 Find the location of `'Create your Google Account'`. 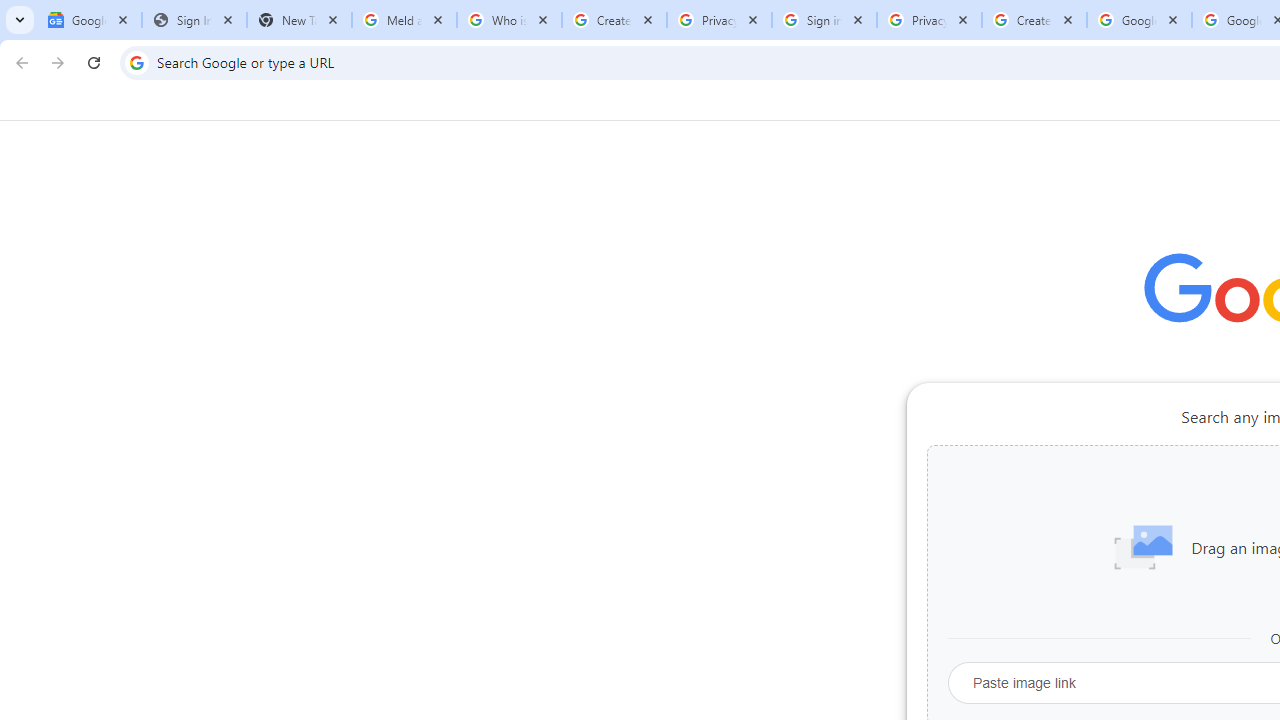

'Create your Google Account' is located at coordinates (1034, 20).